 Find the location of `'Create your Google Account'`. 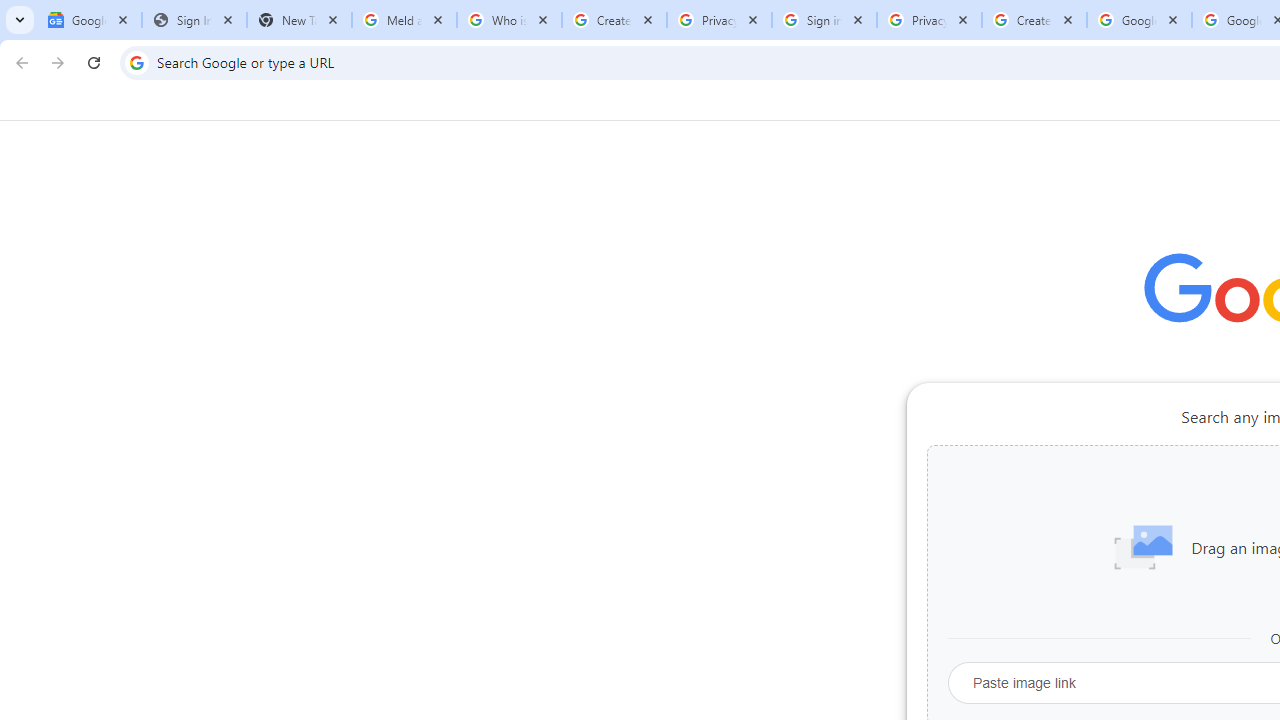

'Create your Google Account' is located at coordinates (1034, 20).